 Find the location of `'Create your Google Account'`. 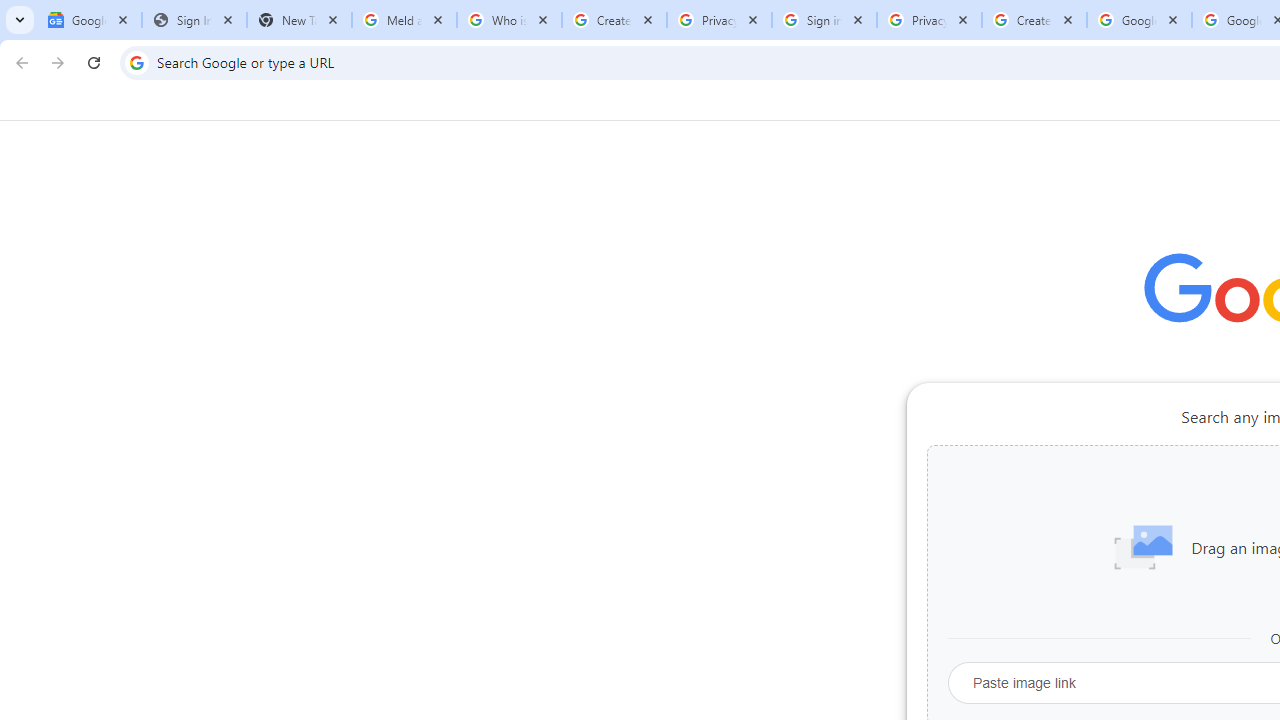

'Create your Google Account' is located at coordinates (1034, 20).